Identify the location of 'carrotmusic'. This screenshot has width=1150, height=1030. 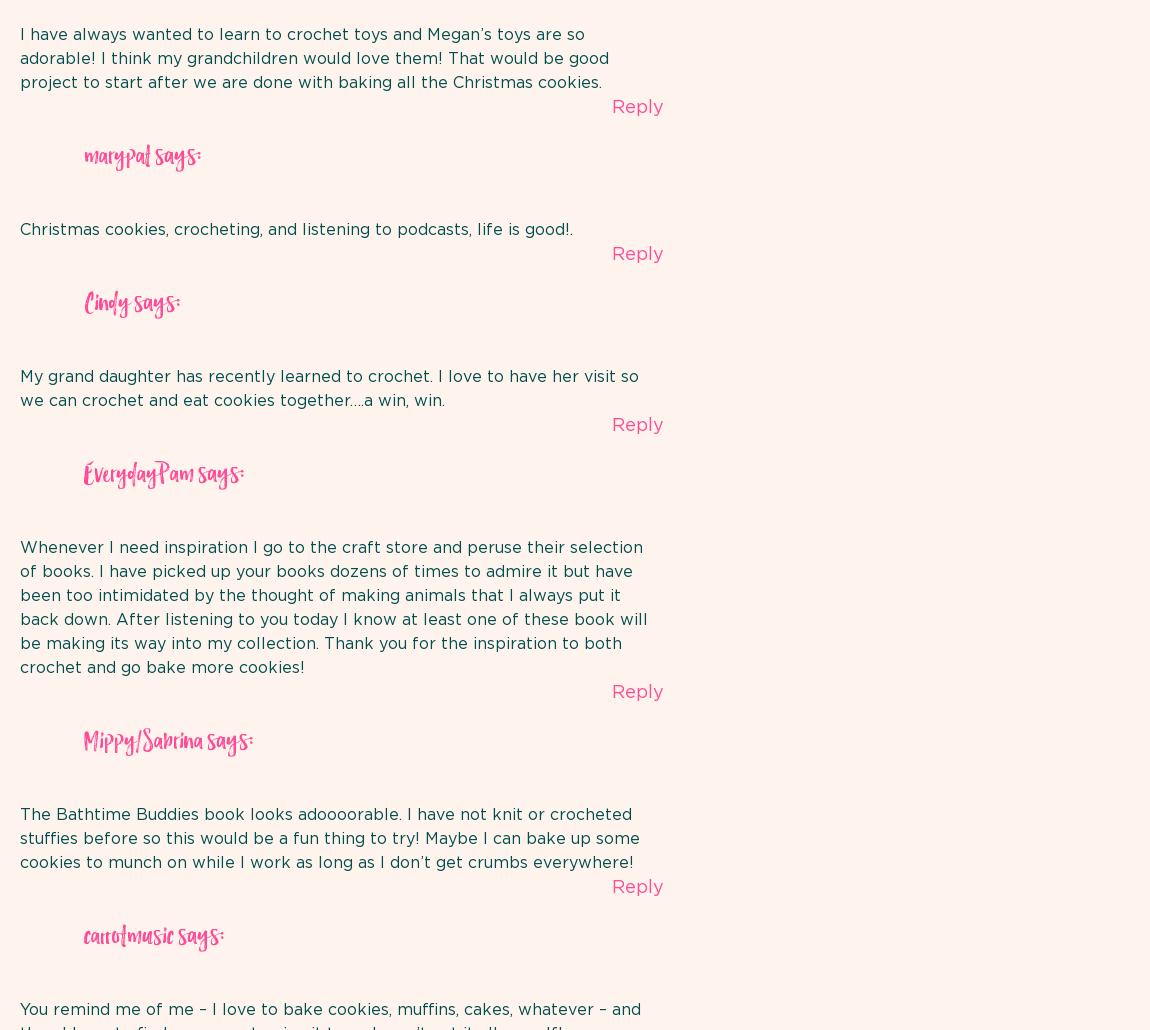
(128, 936).